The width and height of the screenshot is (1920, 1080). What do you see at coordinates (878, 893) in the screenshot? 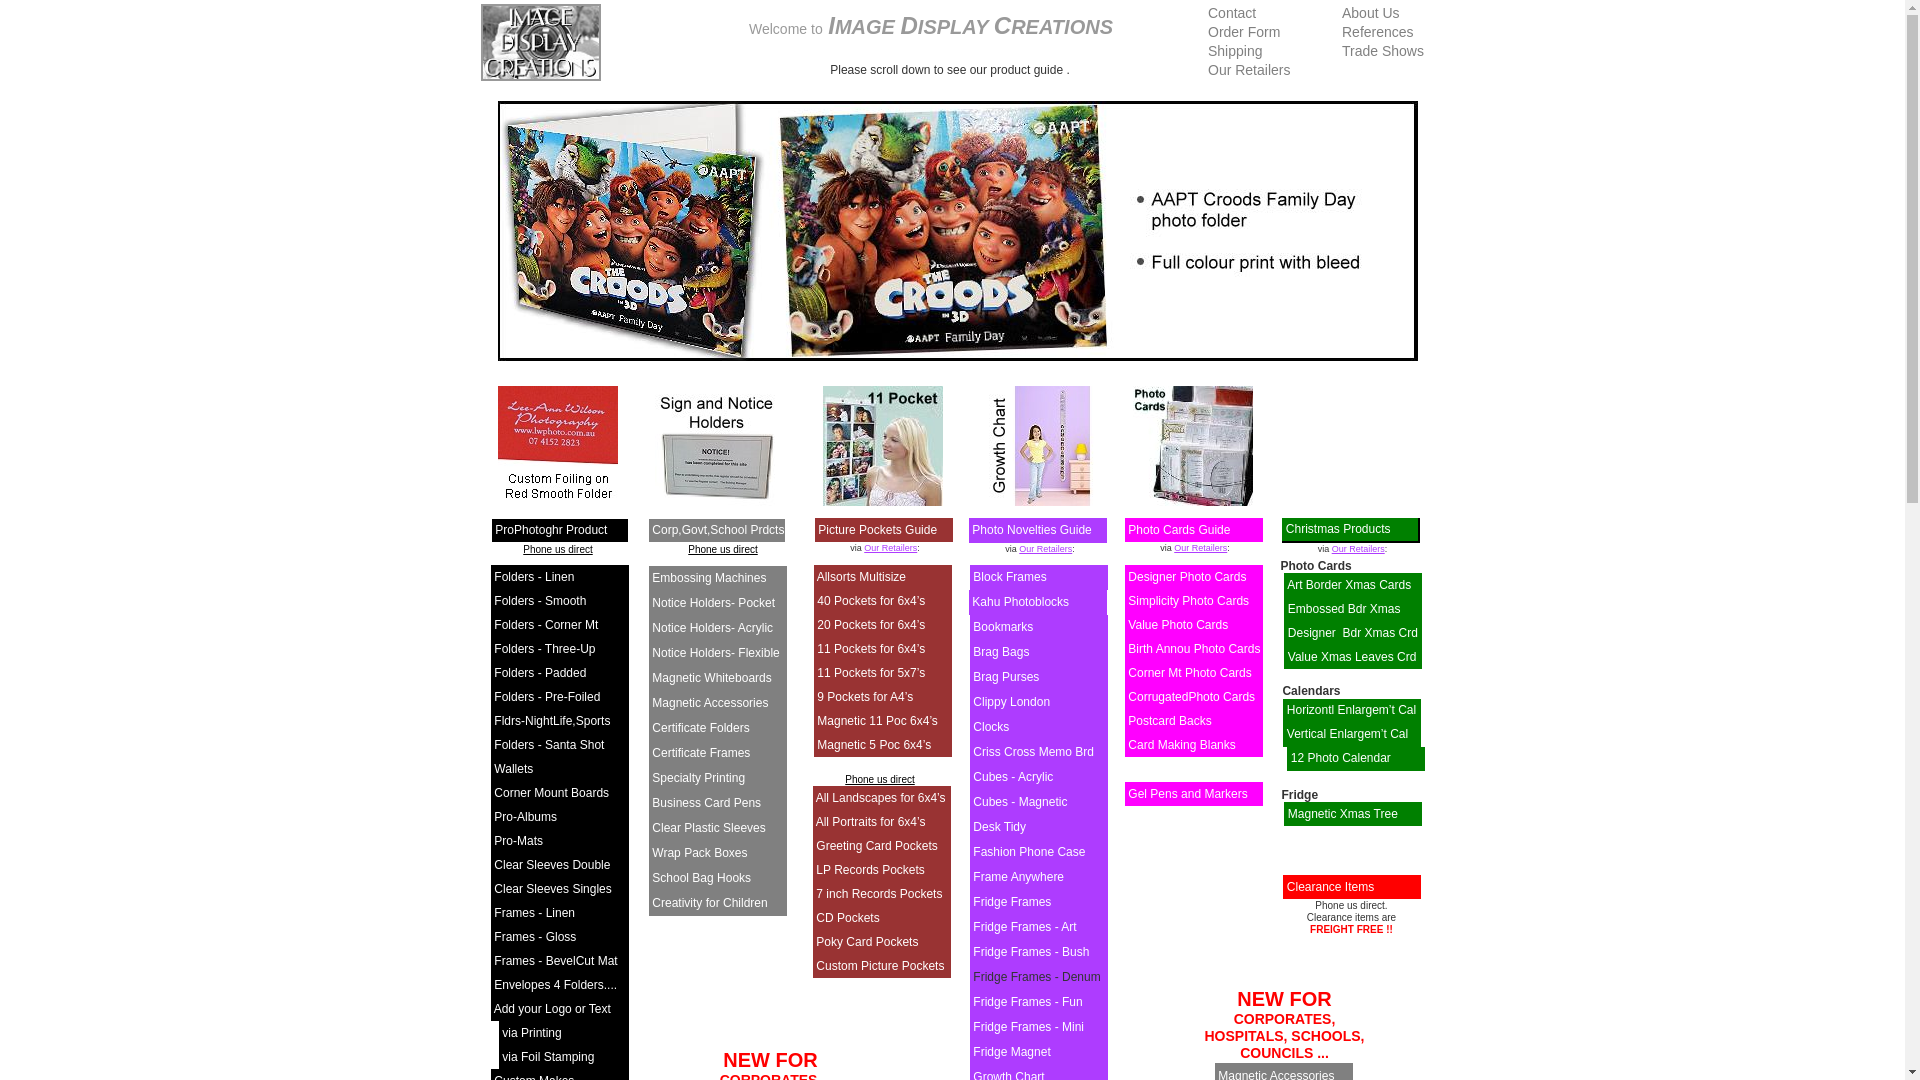
I see `'7 inch Records Pockets'` at bounding box center [878, 893].